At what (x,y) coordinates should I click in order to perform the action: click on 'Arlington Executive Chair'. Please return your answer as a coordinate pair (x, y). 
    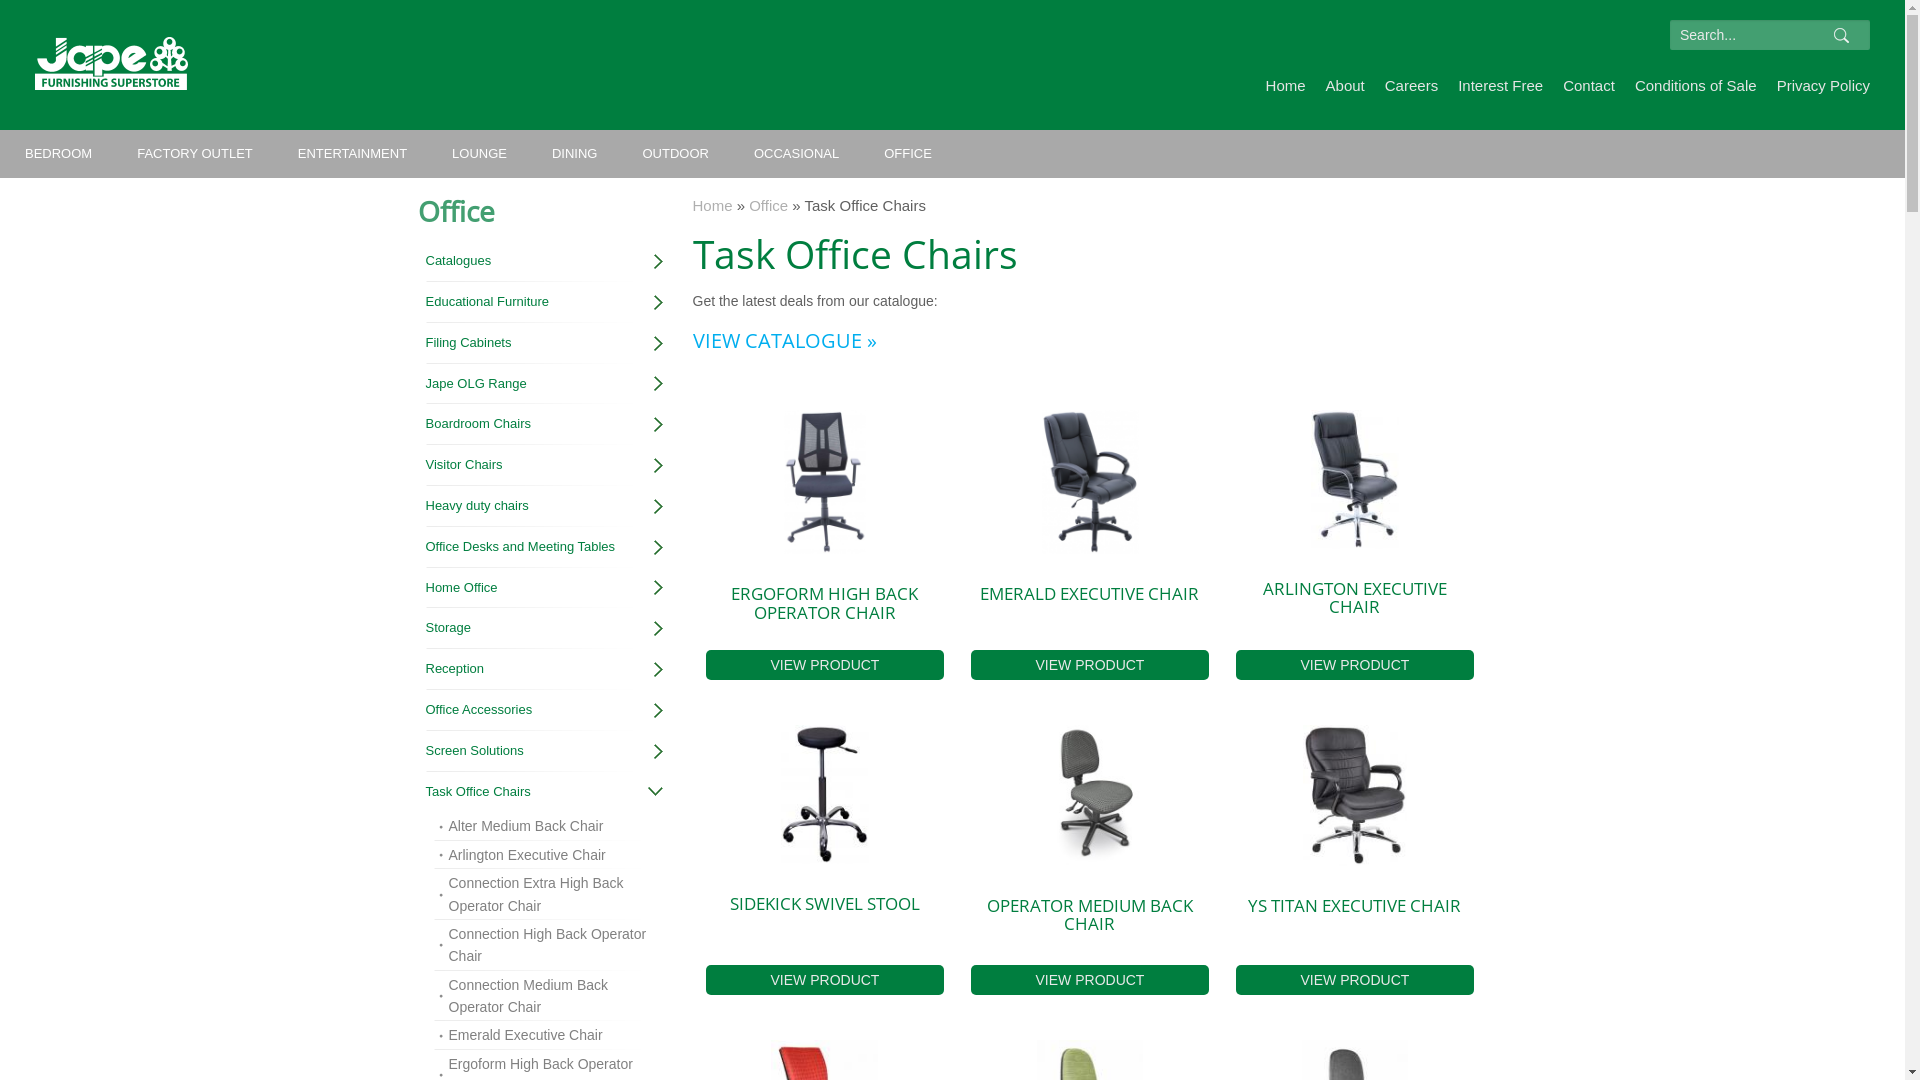
    Looking at the image, I should click on (550, 855).